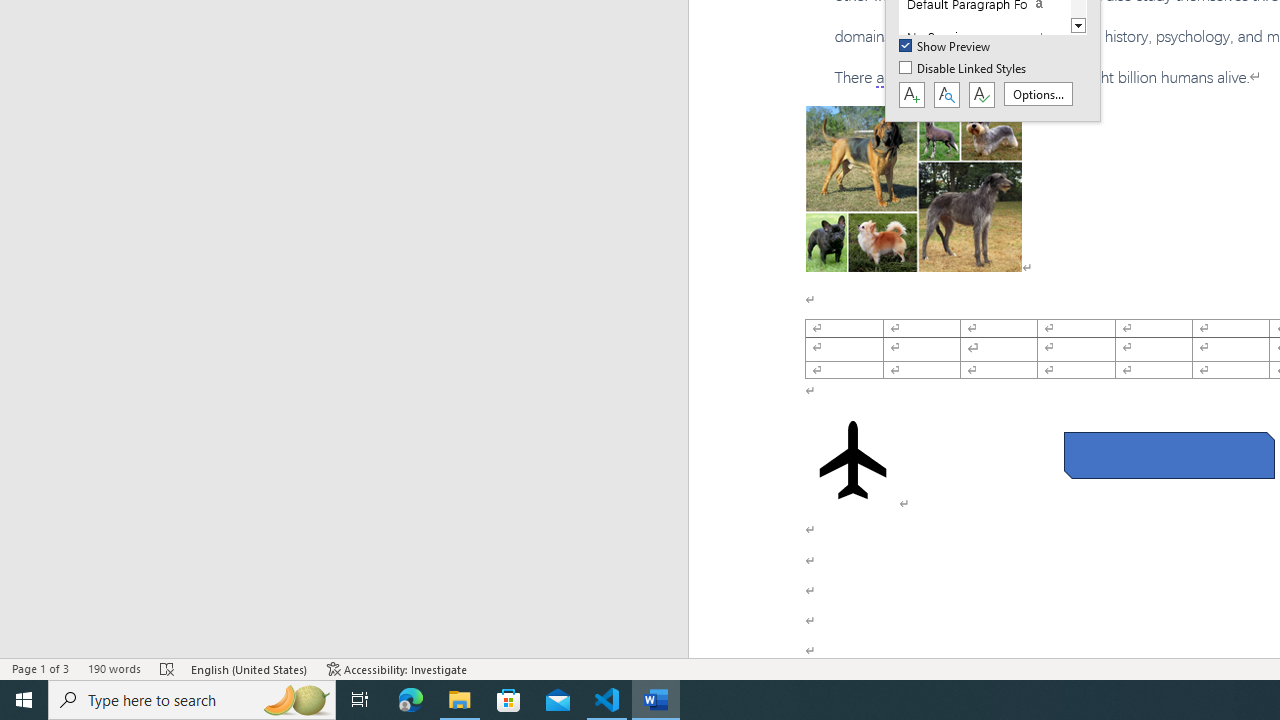 The width and height of the screenshot is (1280, 720). I want to click on 'Airplane with solid fill', so click(853, 460).